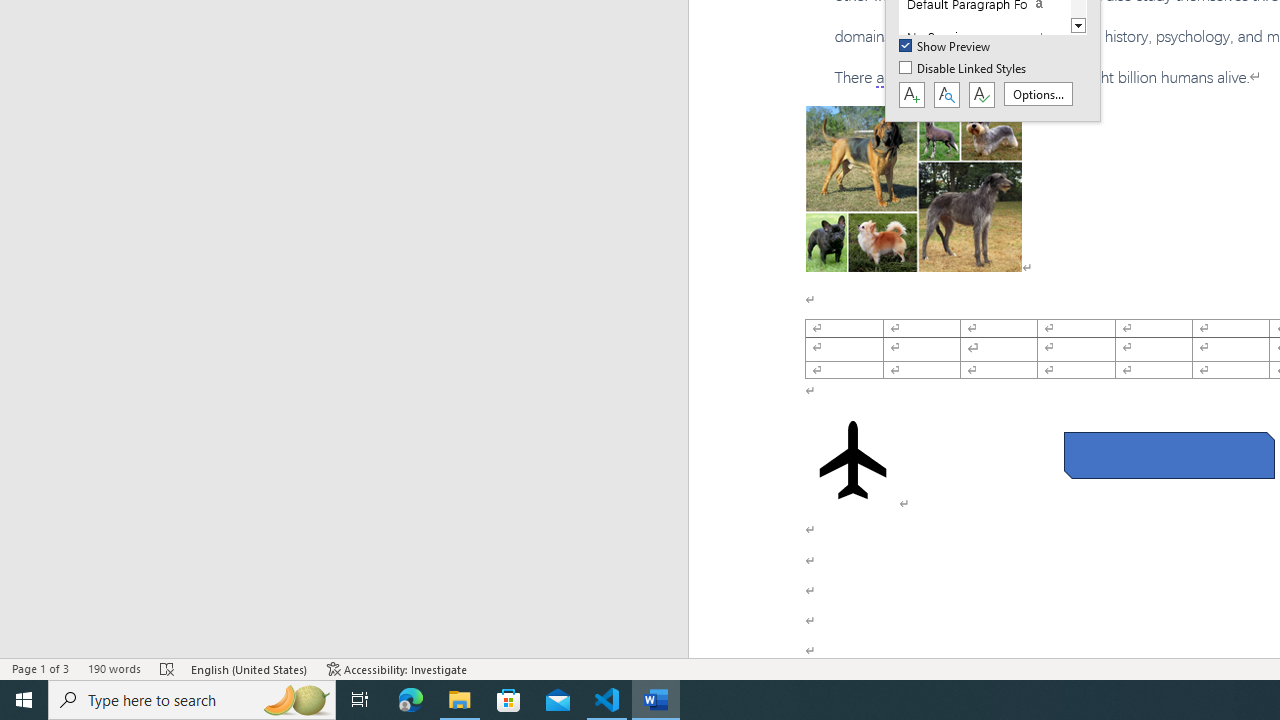 The width and height of the screenshot is (1280, 720). I want to click on 'Airplane with solid fill', so click(853, 460).